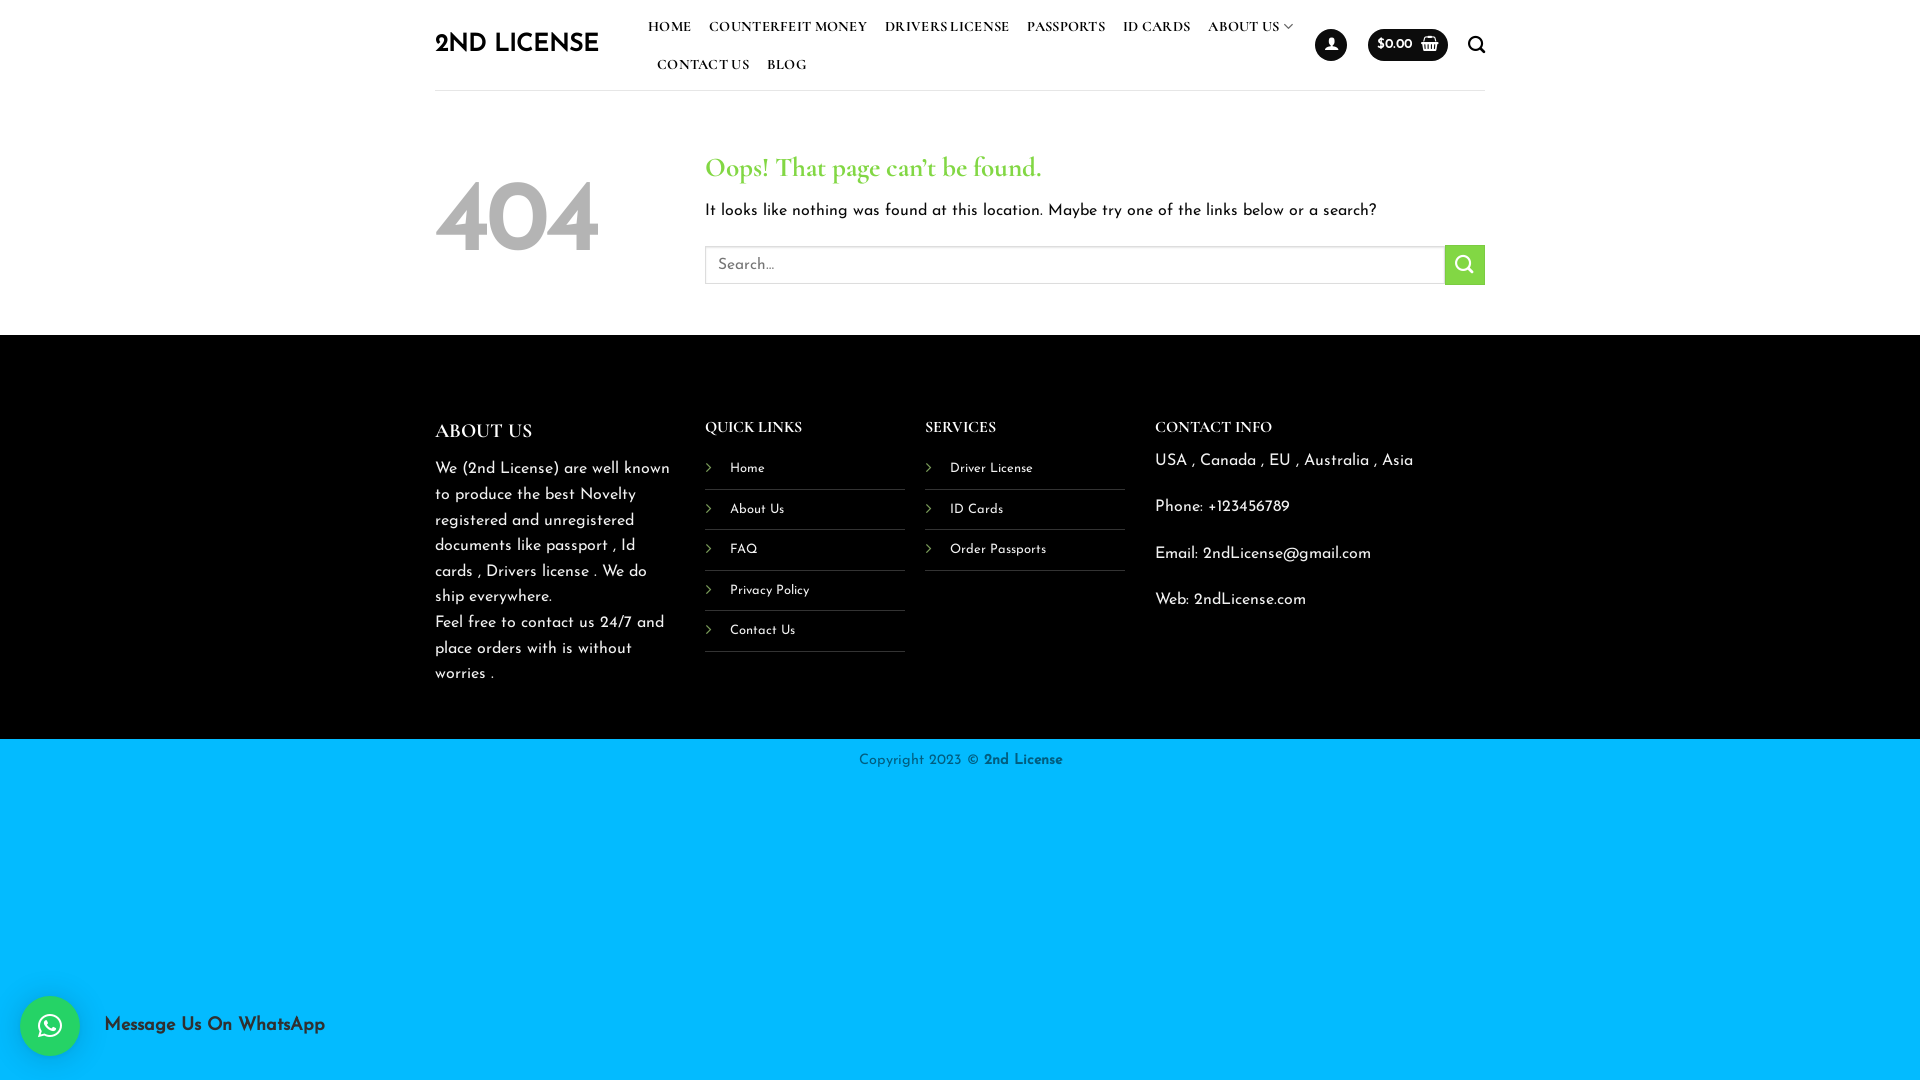 This screenshot has height=1080, width=1920. I want to click on 'Home', so click(746, 467).